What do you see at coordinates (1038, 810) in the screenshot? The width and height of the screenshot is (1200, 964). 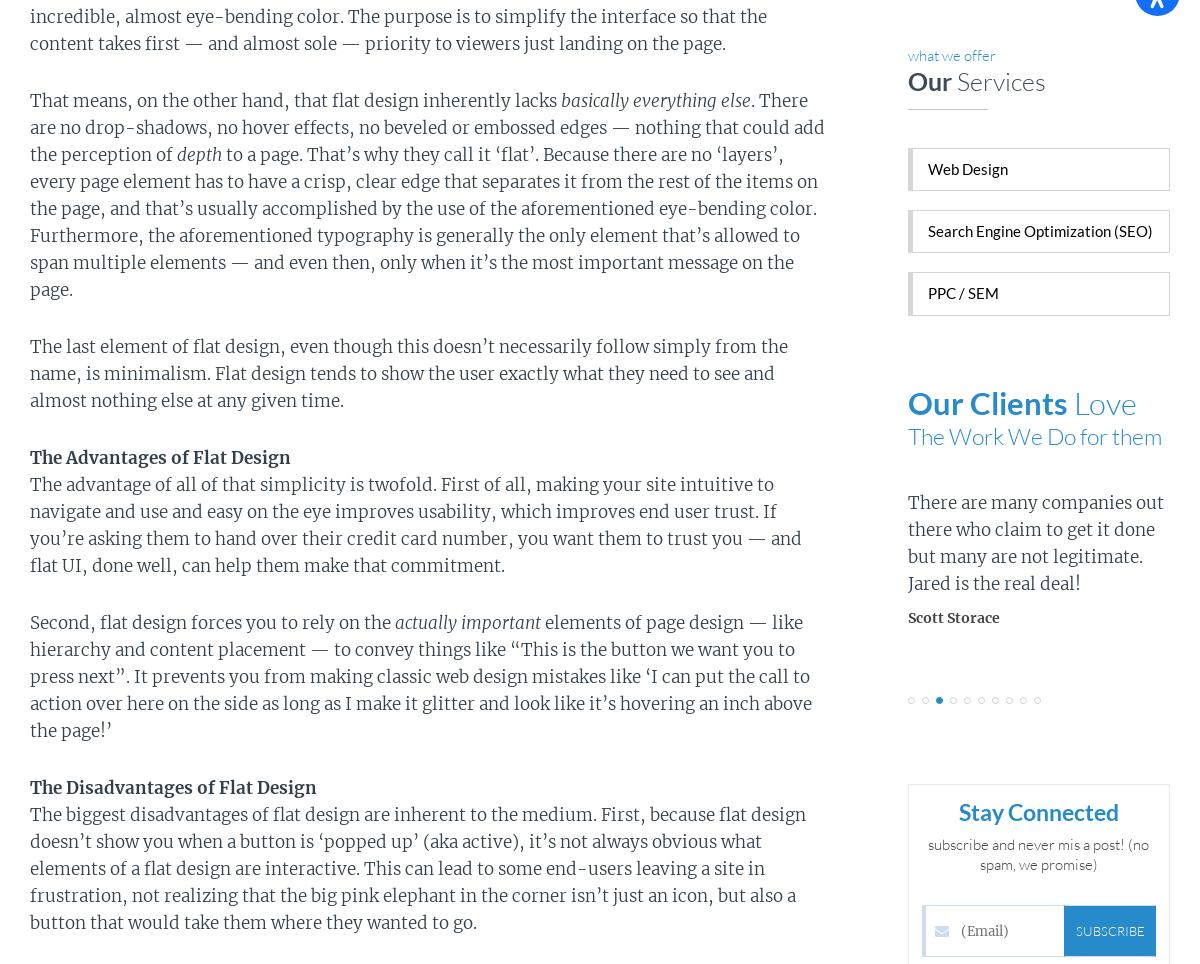 I see `'Stay Connected'` at bounding box center [1038, 810].